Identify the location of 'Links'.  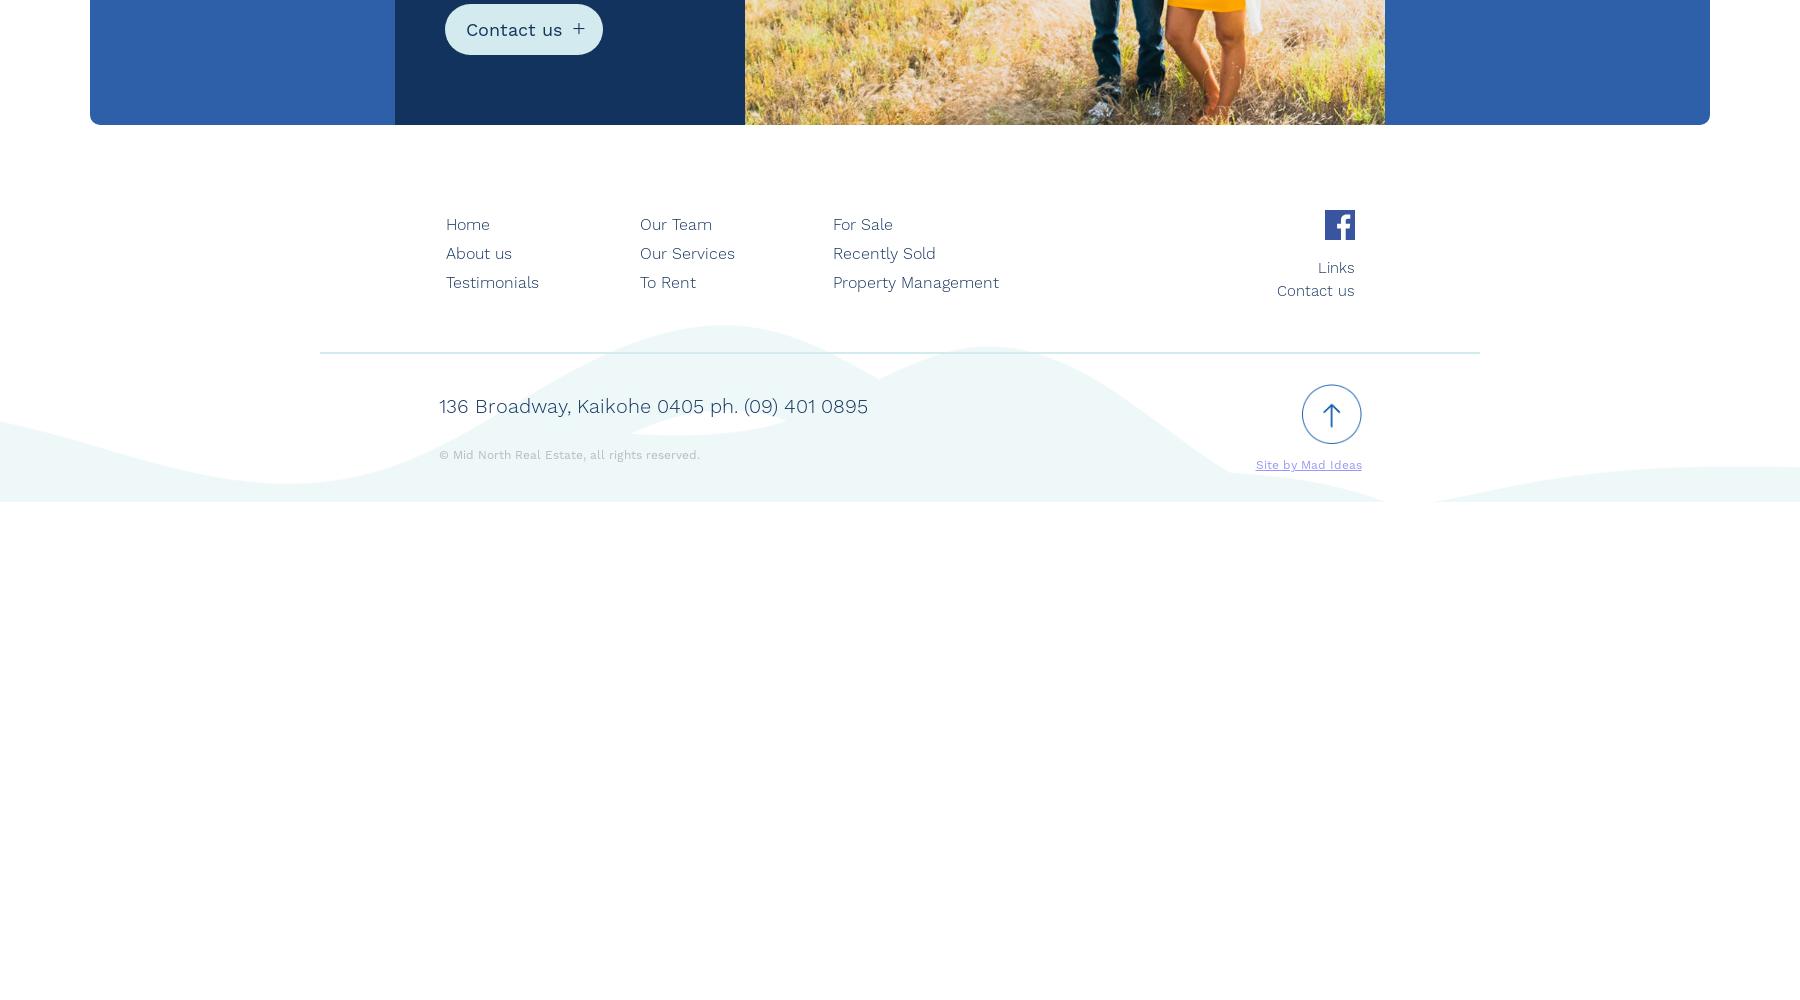
(1335, 268).